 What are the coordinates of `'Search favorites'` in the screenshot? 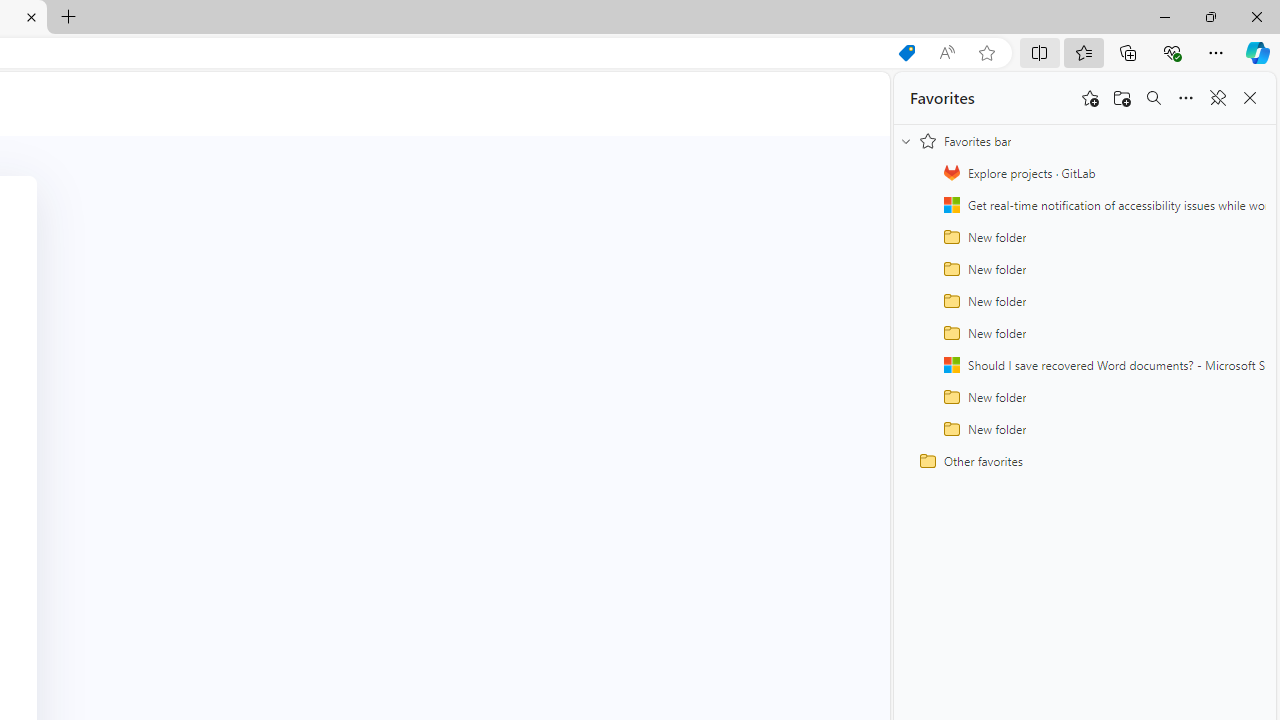 It's located at (1153, 98).